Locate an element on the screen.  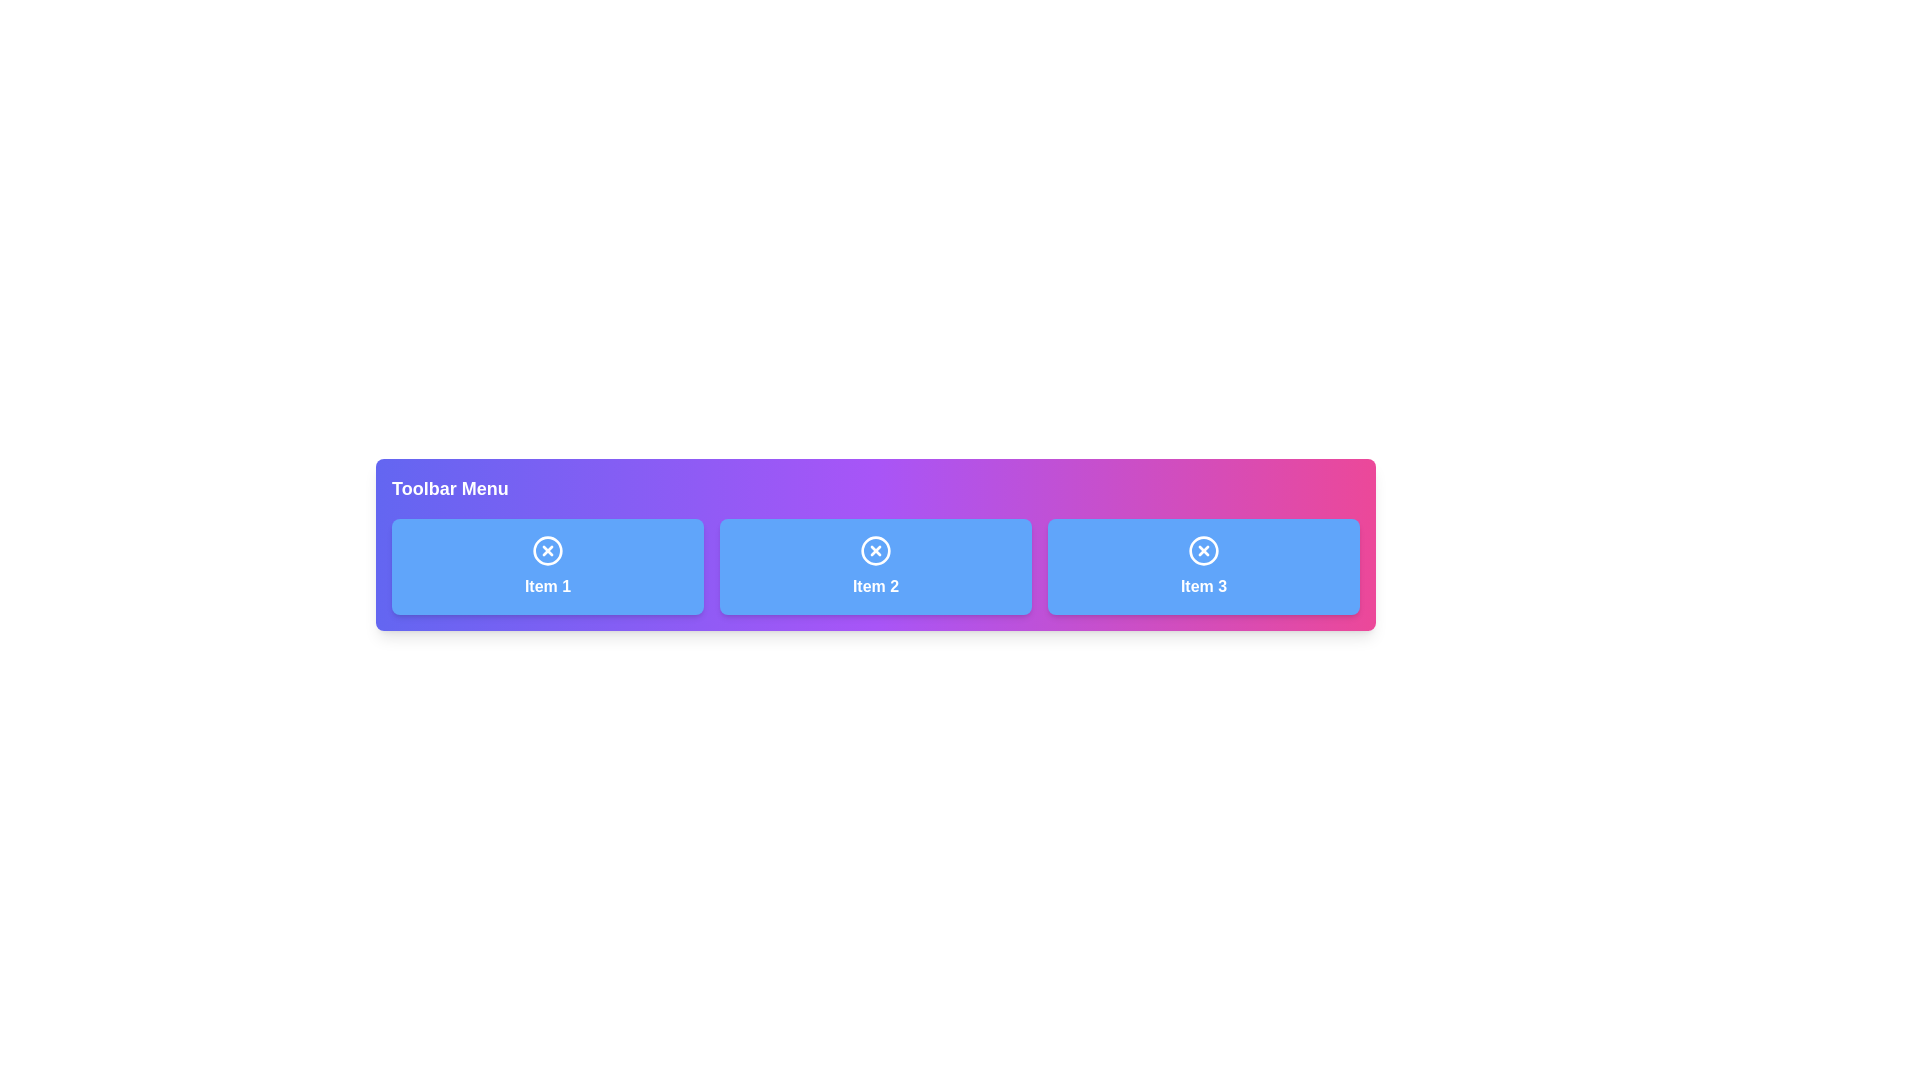
the button labeled 'Item 2' located is located at coordinates (875, 567).